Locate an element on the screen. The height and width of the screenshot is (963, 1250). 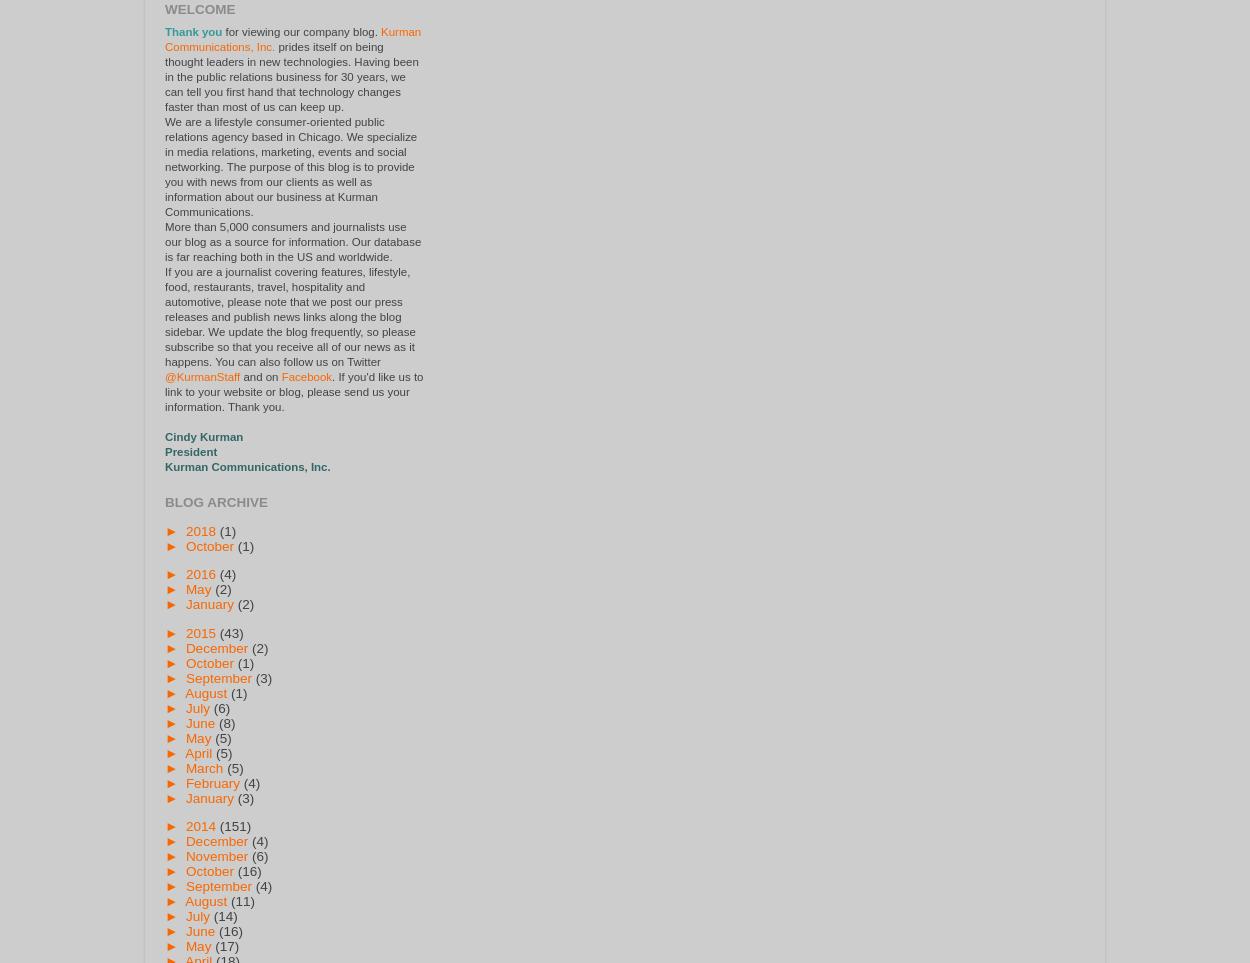
'(17)' is located at coordinates (226, 946).